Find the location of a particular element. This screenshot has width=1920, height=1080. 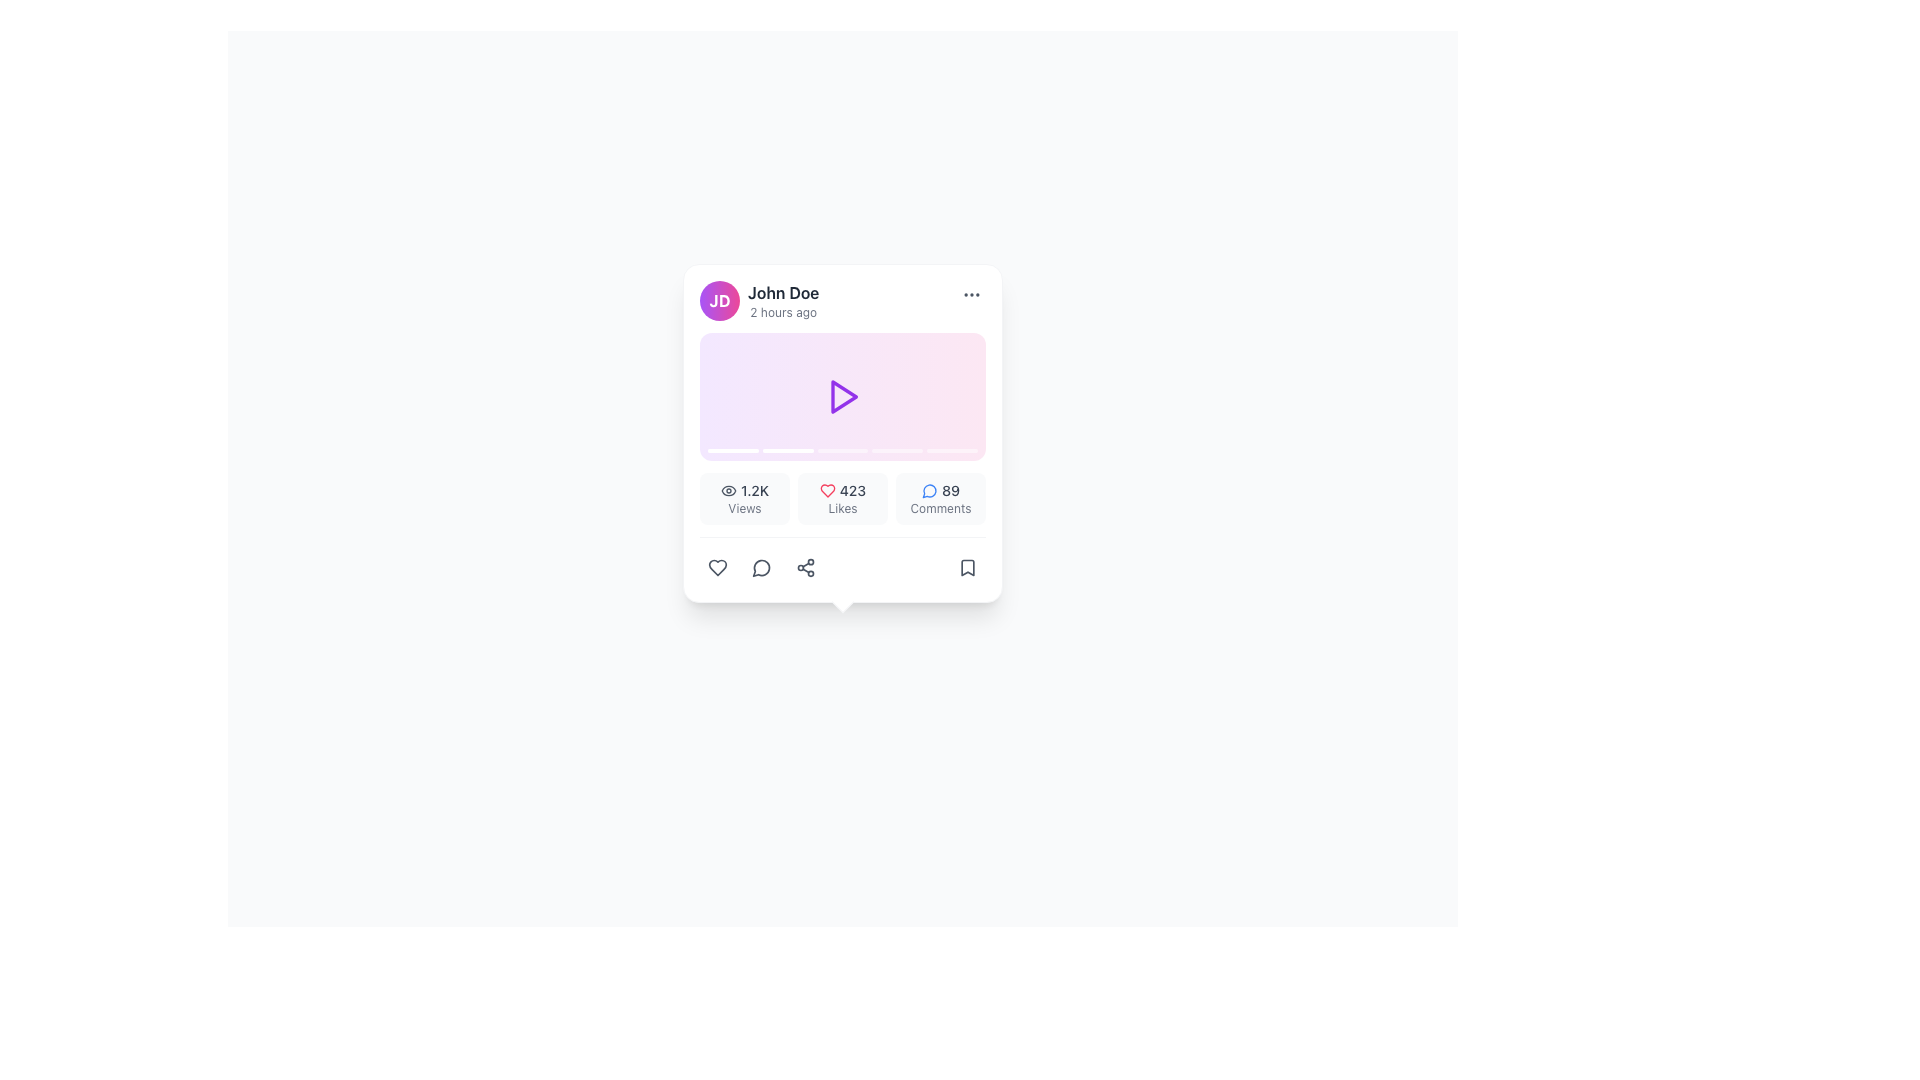

the text block displaying 'John Doe' and '2 hours ago', which is positioned to the right of the user's profile image and beneath the circular avatar labeled 'JD' is located at coordinates (782, 300).